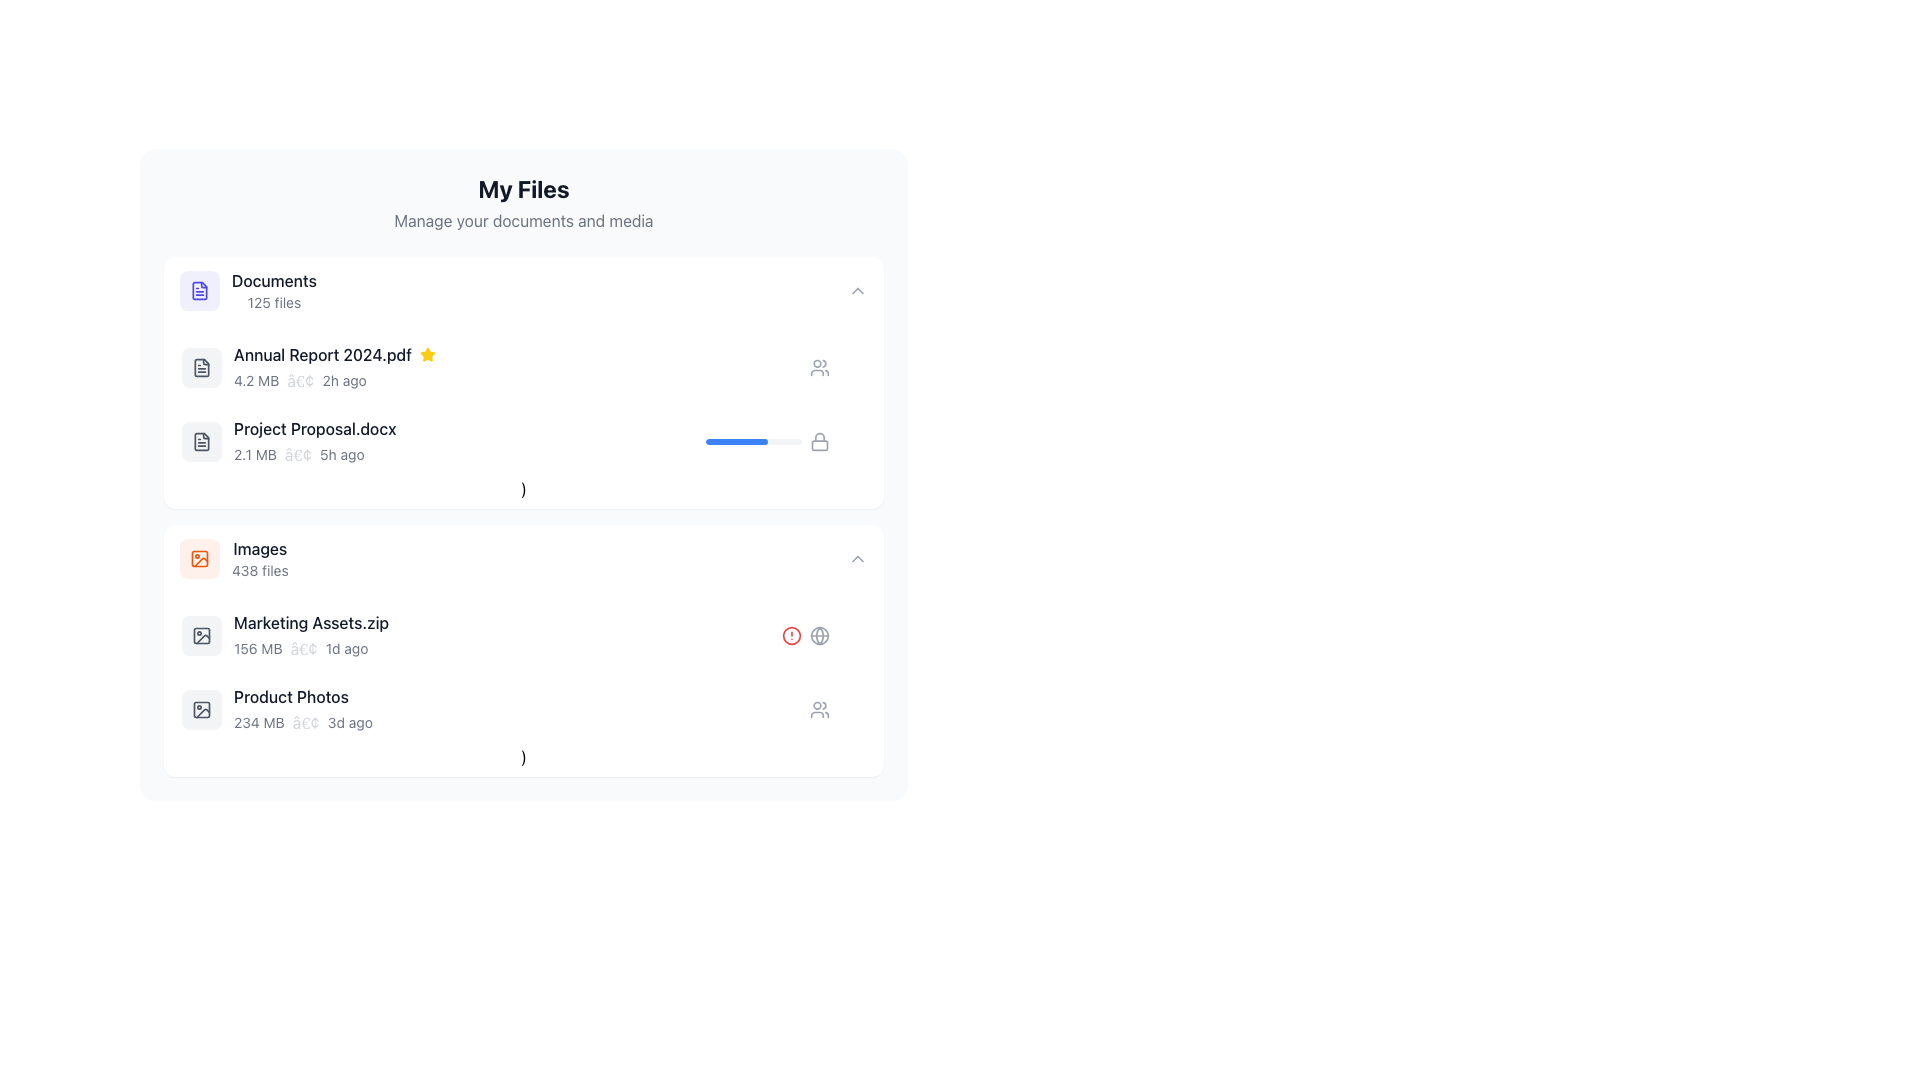 This screenshot has height=1080, width=1920. I want to click on the file entry named 'Project Proposal.docx' in the file manager interface, so click(523, 441).